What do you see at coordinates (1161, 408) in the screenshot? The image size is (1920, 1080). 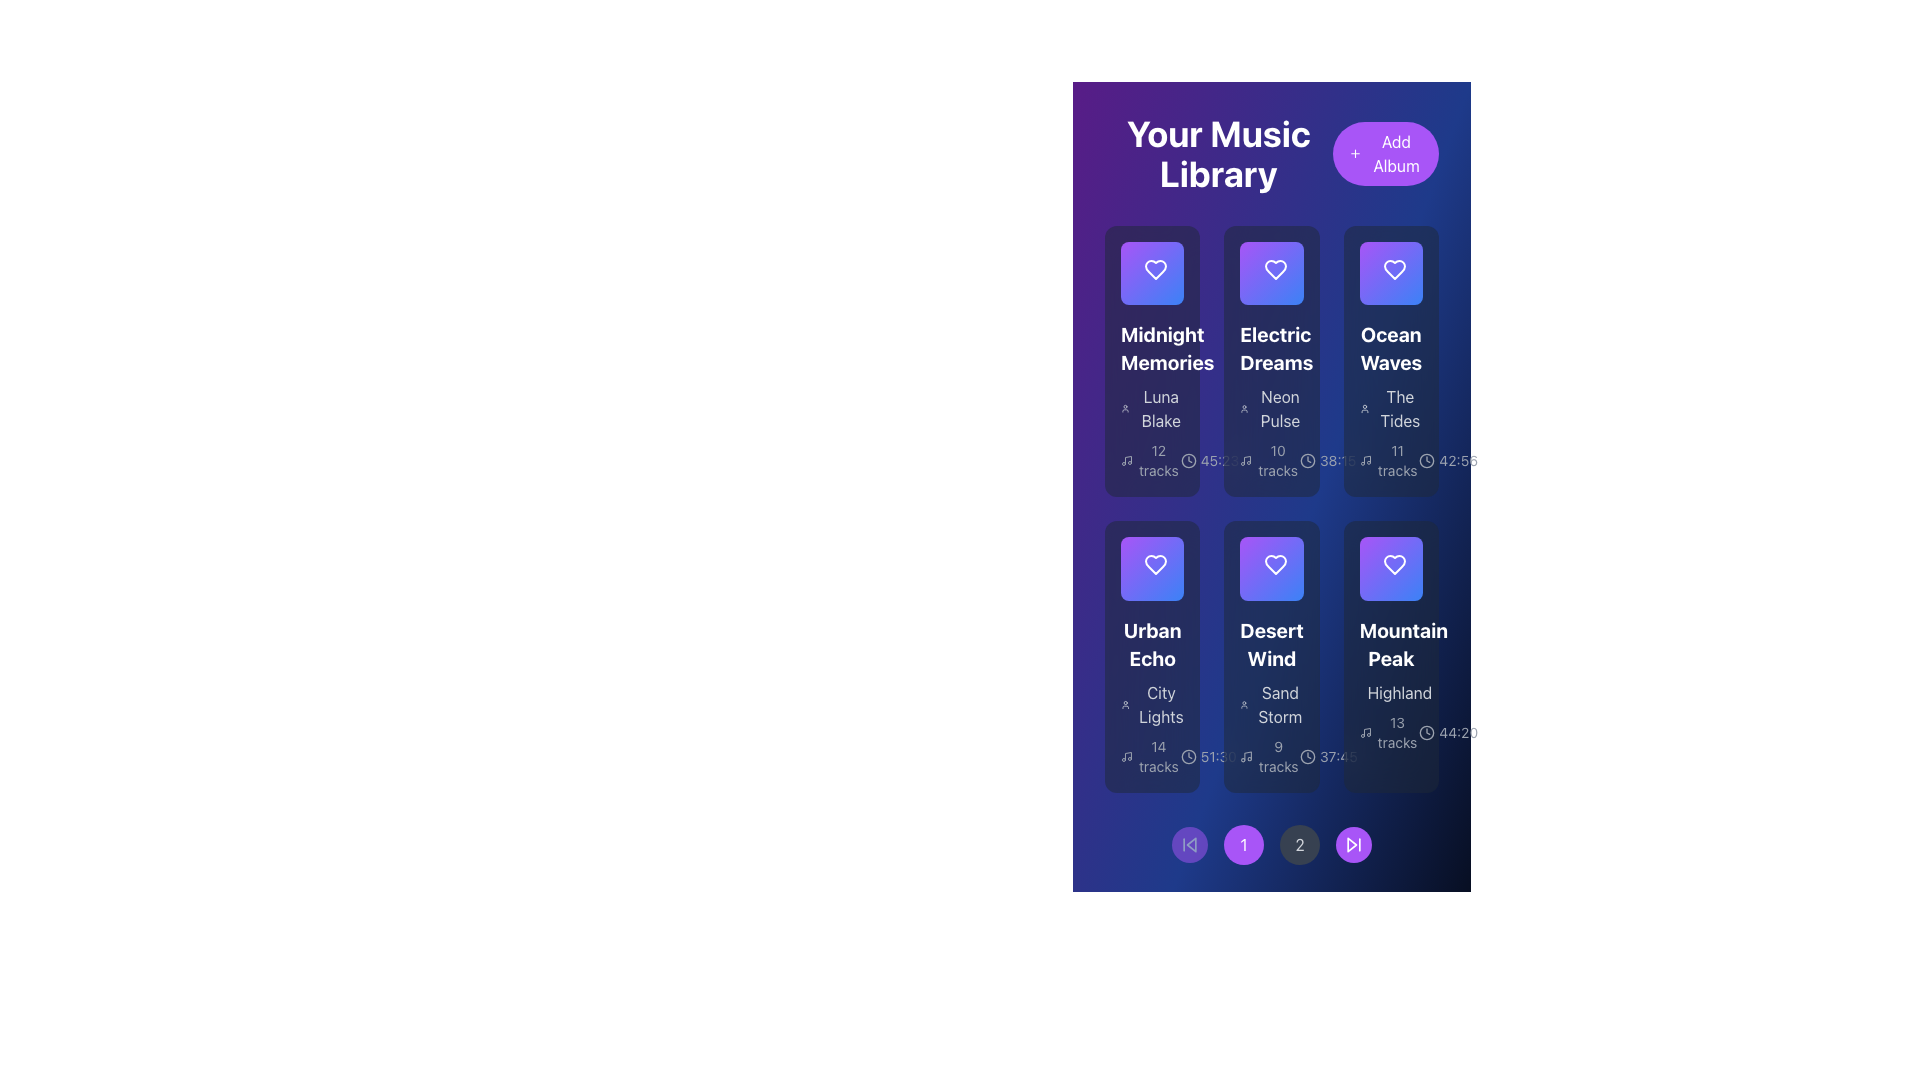 I see `the text label element displaying 'Luna Blake', which is located at the bottom-left area of the 'Midnight Memories' card, below the card's title and to the left of the album metadata` at bounding box center [1161, 408].